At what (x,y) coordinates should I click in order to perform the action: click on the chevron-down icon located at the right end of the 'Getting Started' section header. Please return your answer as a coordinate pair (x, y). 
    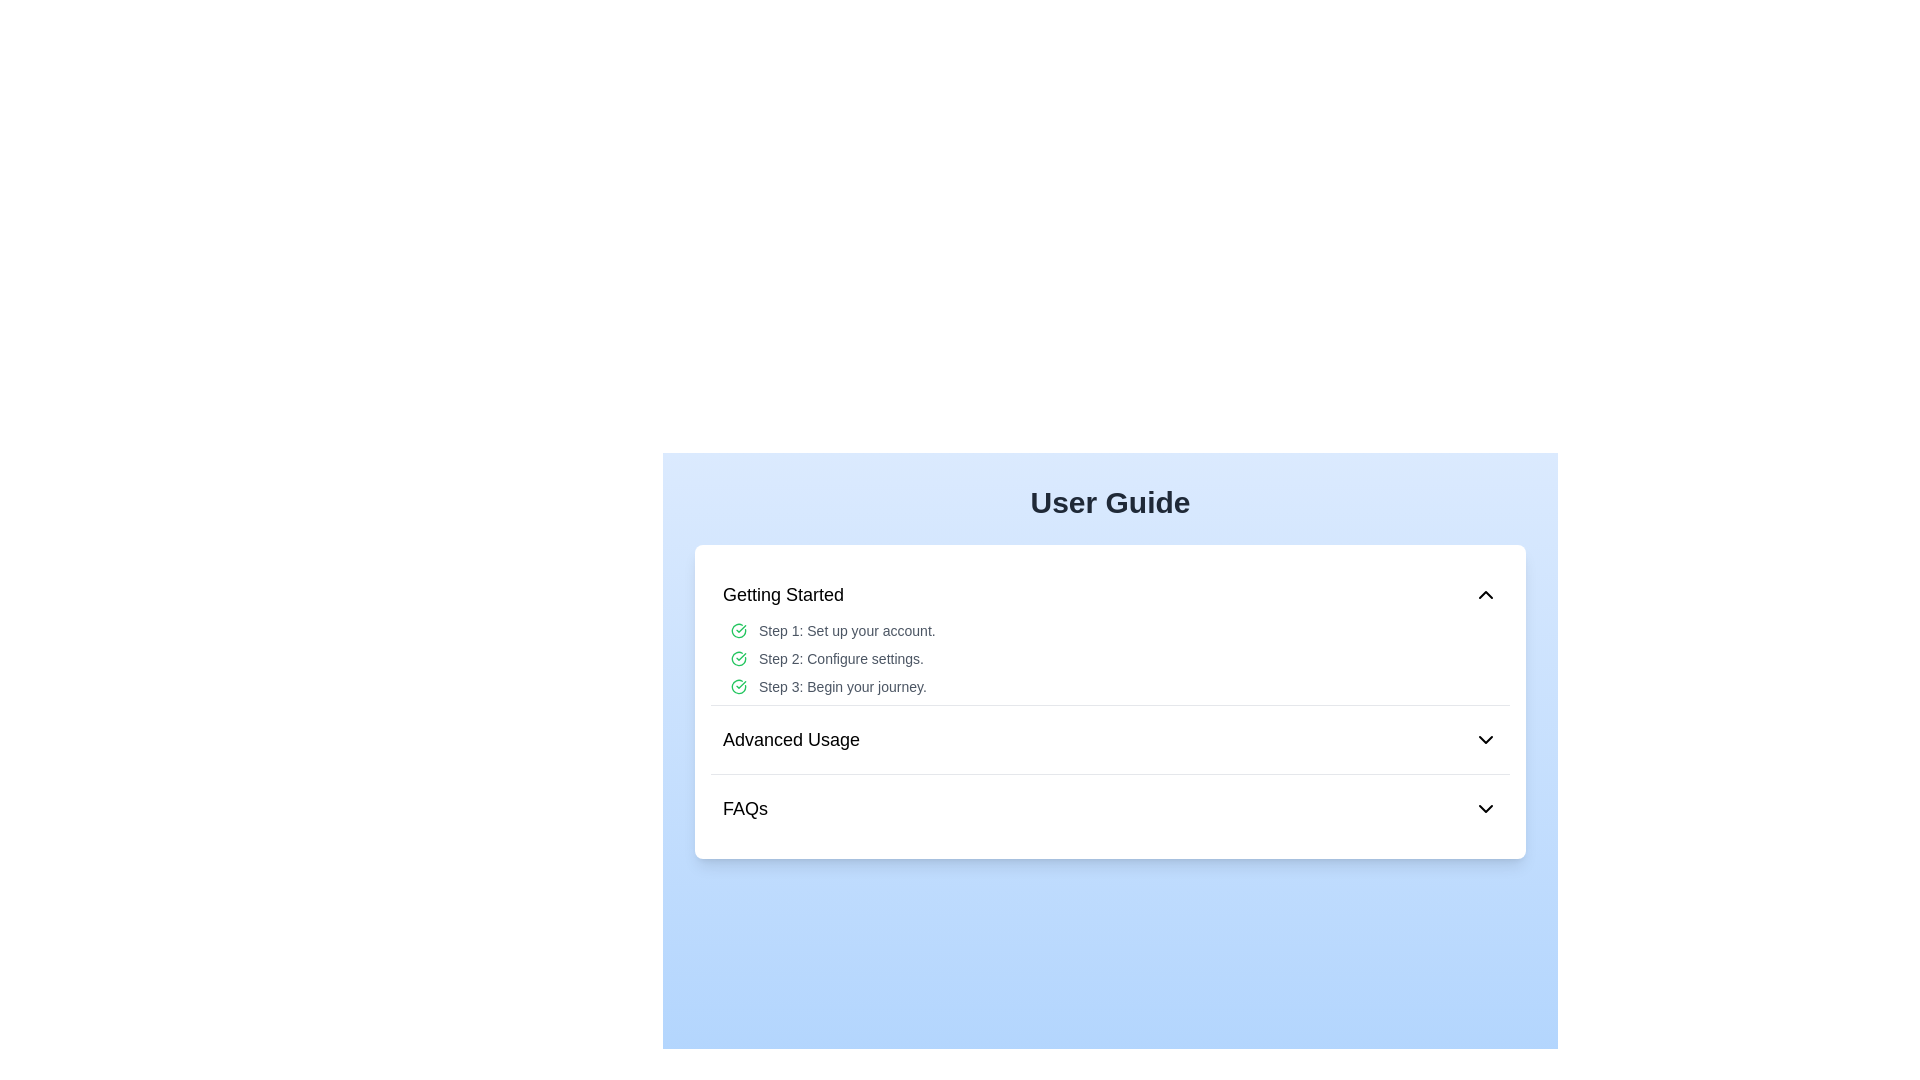
    Looking at the image, I should click on (1486, 593).